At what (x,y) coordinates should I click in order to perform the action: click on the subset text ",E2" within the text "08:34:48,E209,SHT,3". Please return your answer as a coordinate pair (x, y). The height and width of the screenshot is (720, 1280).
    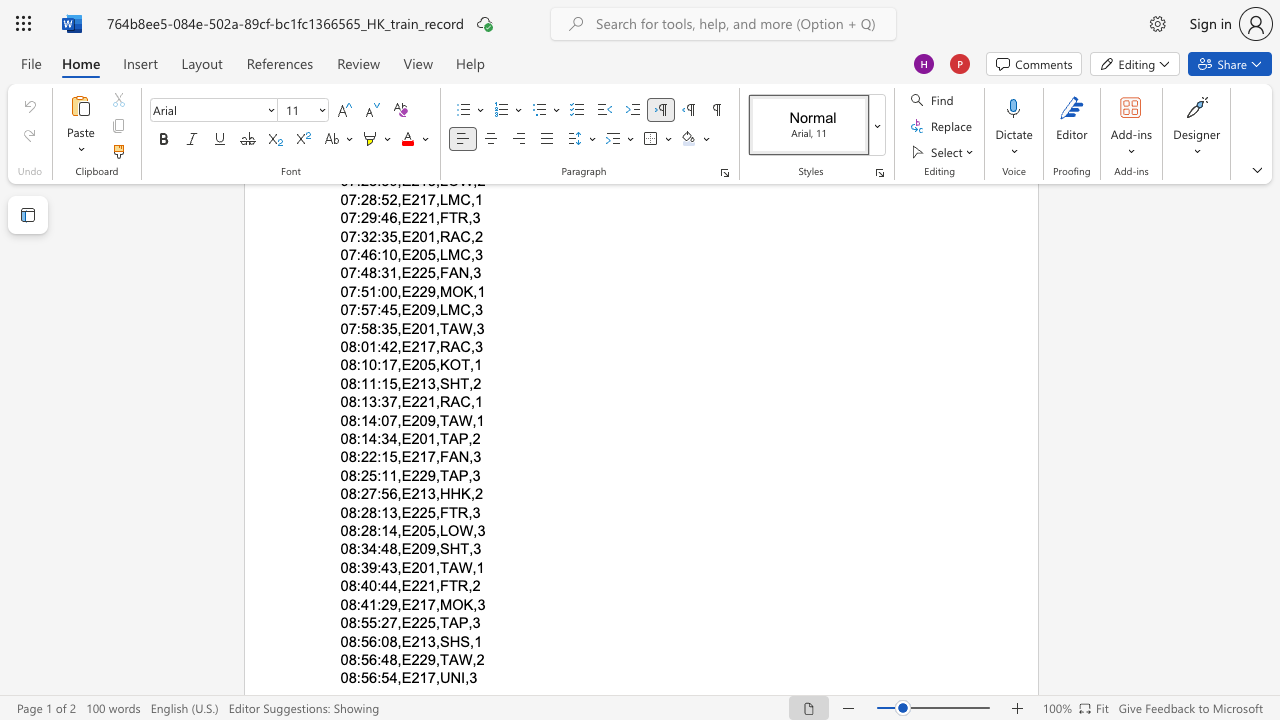
    Looking at the image, I should click on (397, 549).